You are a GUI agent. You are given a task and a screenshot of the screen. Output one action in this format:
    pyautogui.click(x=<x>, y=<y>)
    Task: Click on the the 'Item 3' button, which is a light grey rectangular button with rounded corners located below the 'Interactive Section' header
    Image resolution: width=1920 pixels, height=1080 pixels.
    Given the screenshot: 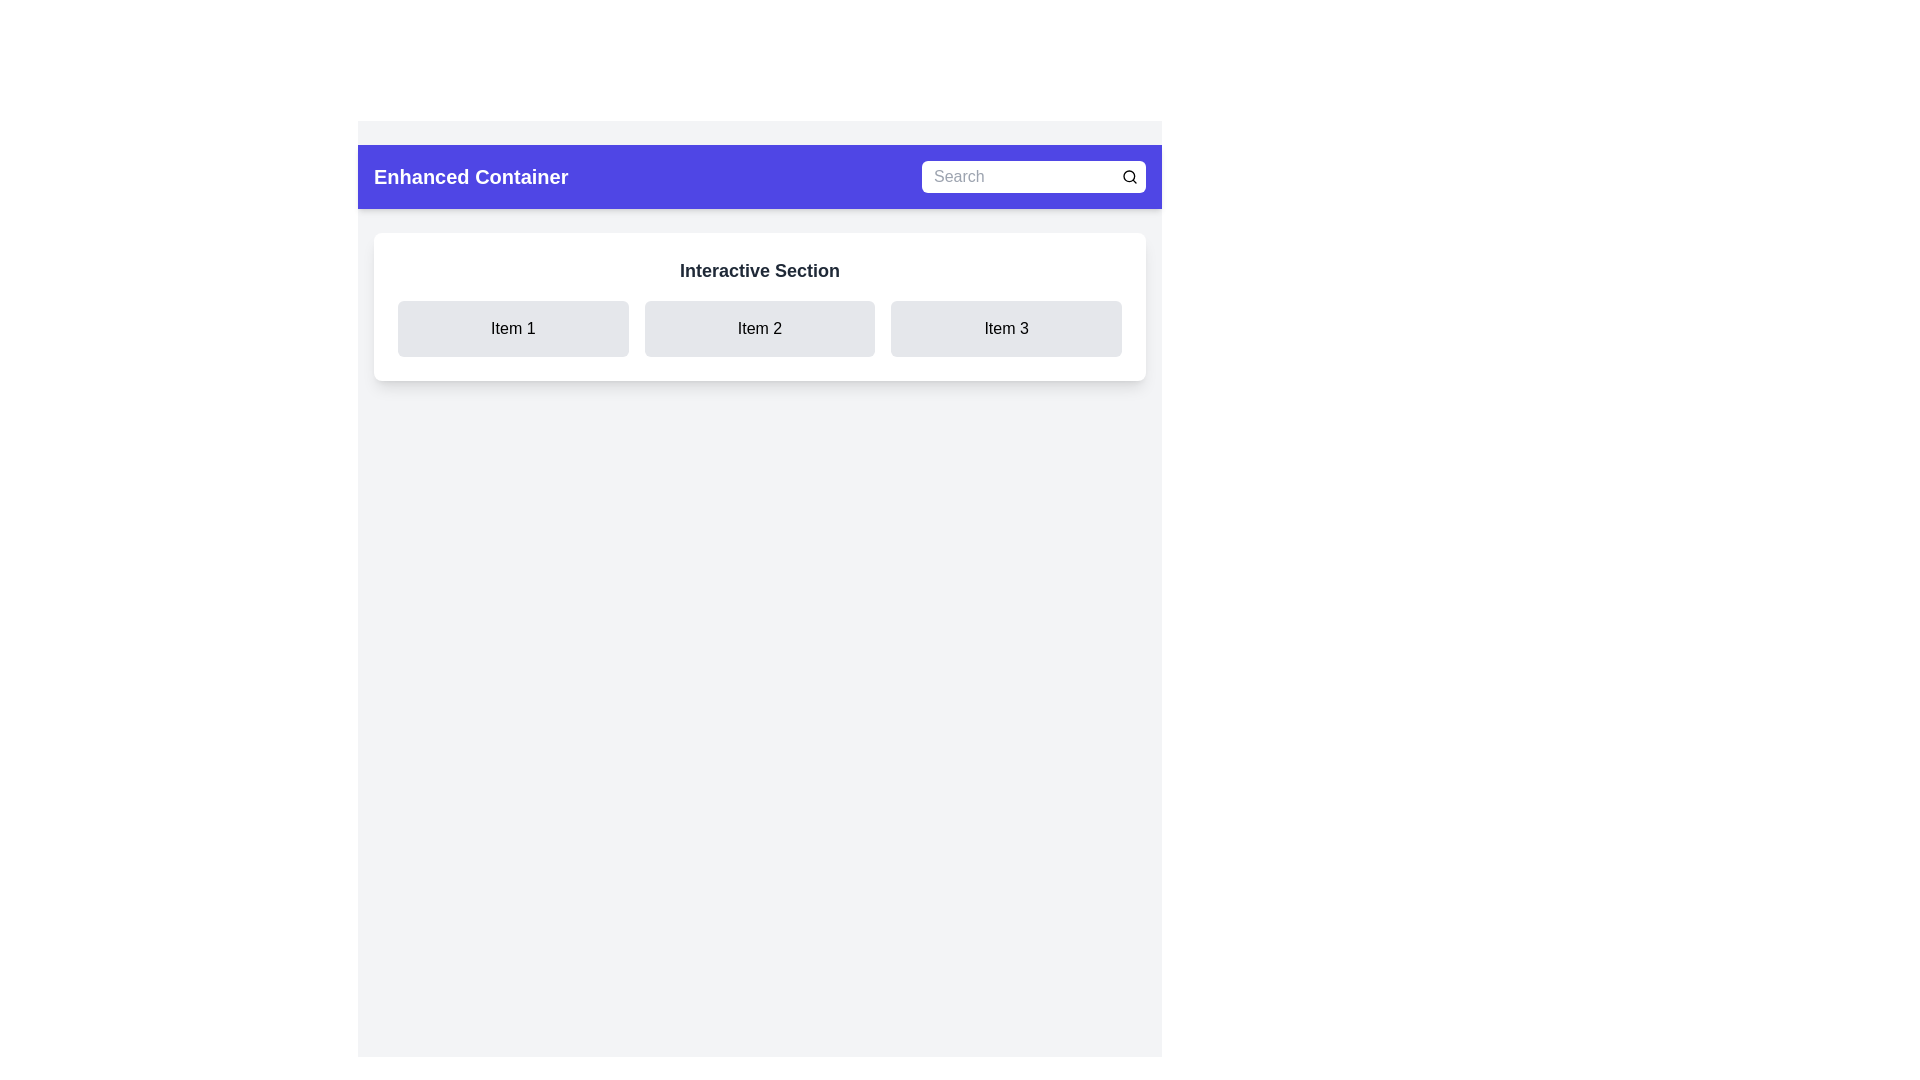 What is the action you would take?
    pyautogui.click(x=1006, y=327)
    